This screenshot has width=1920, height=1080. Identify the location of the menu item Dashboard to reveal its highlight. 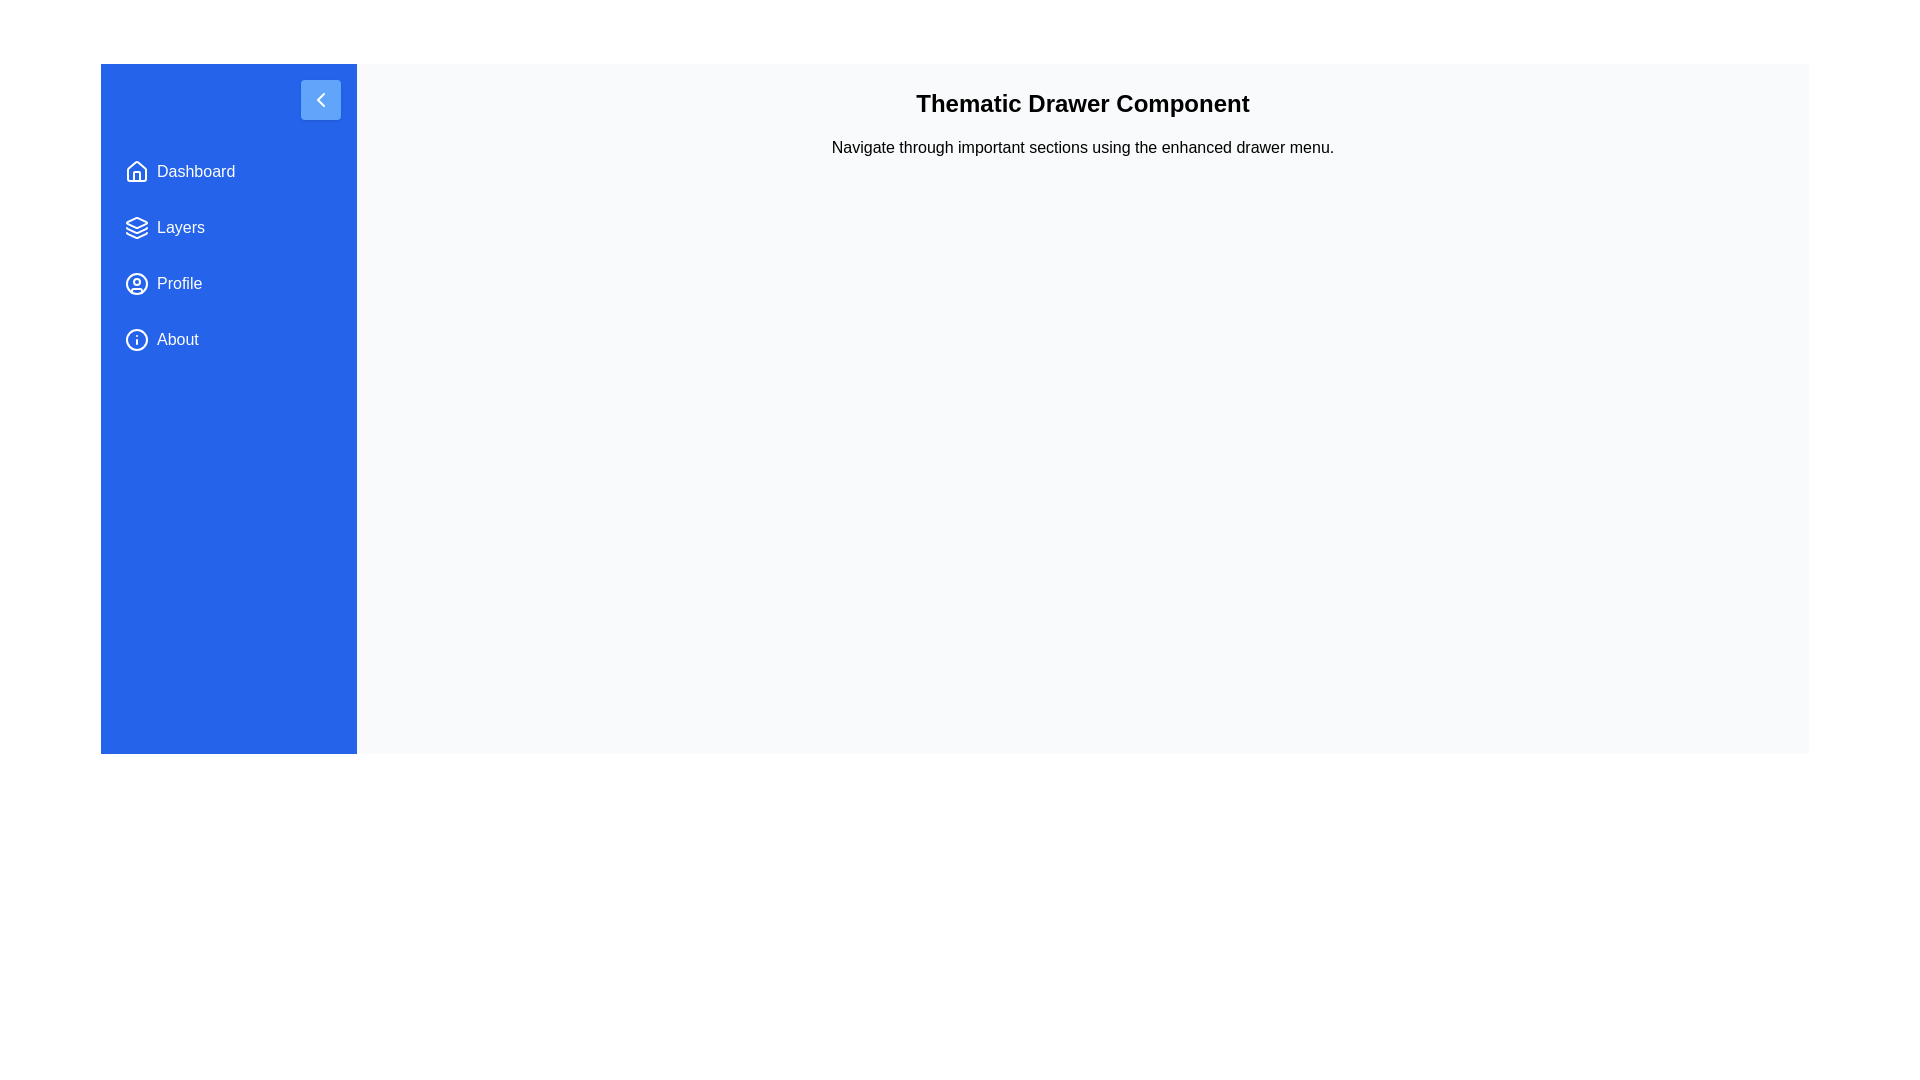
(229, 171).